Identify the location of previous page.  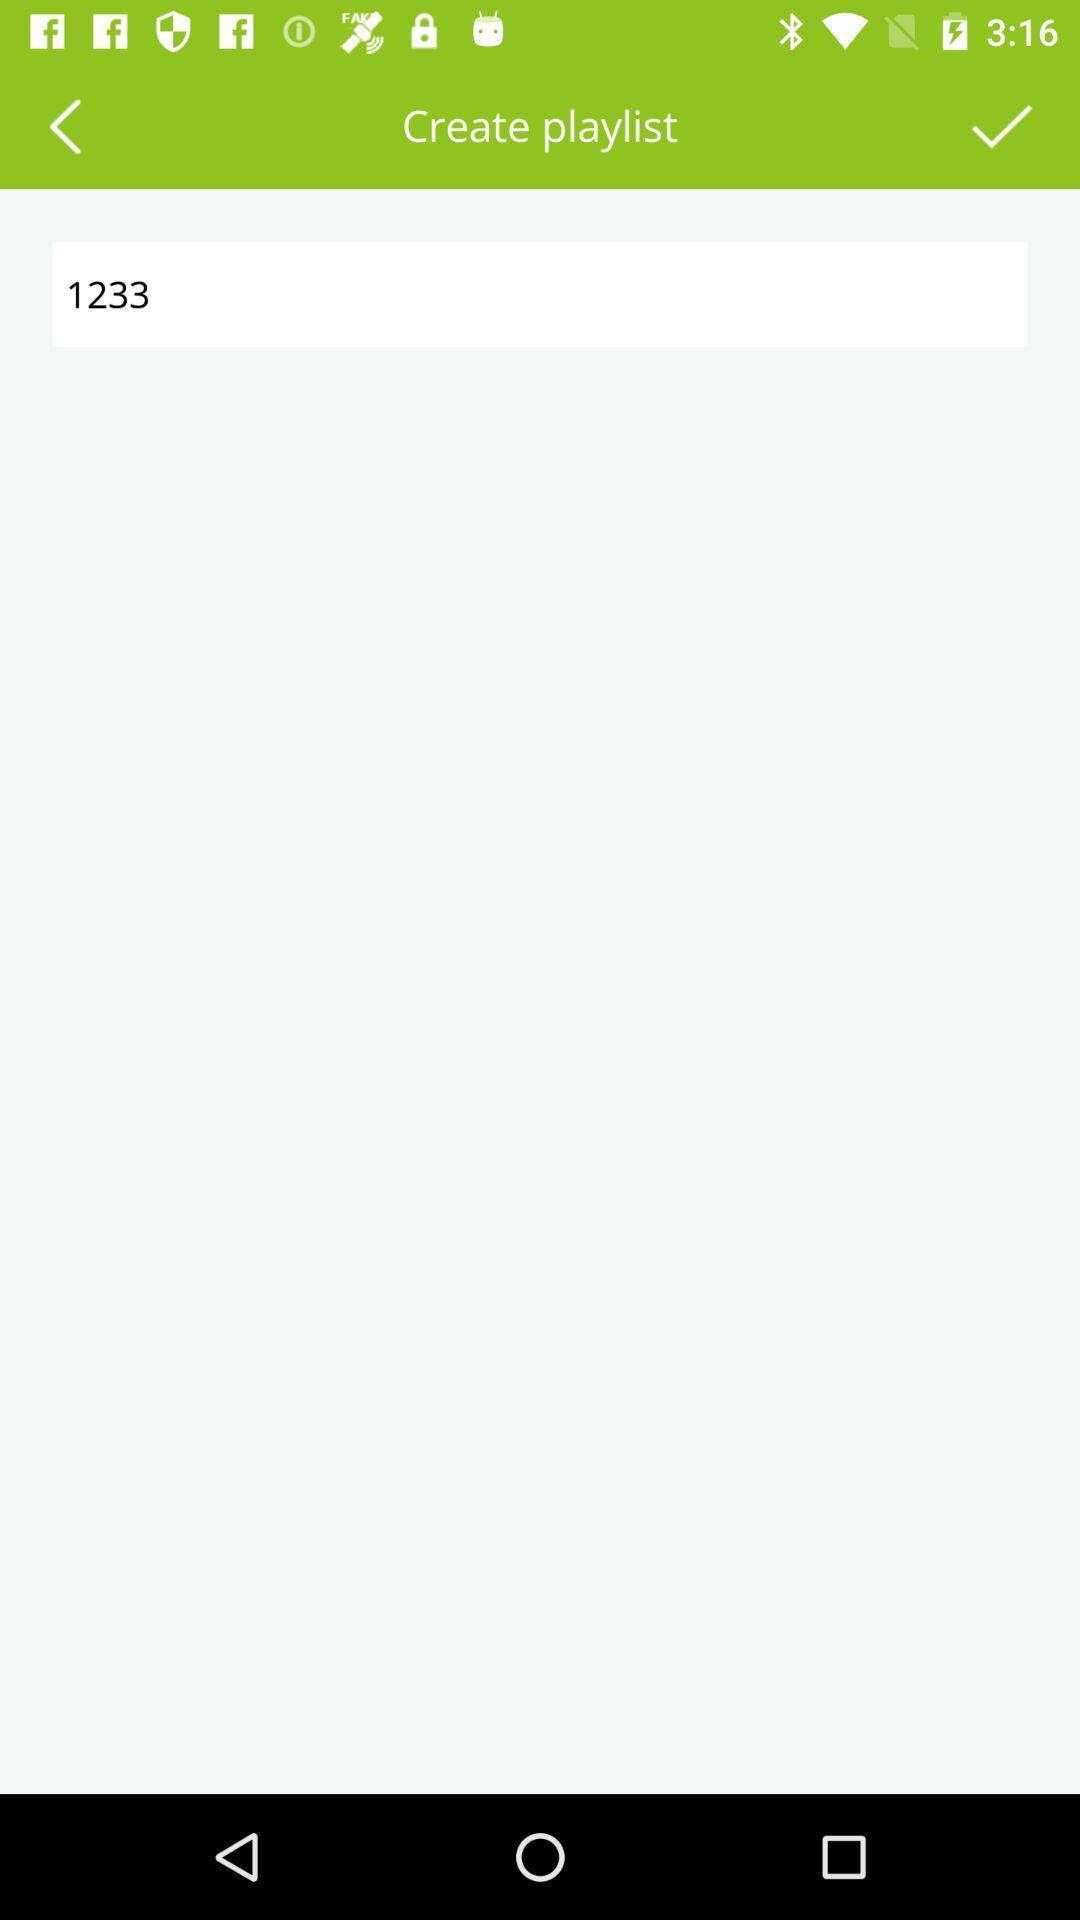
(63, 124).